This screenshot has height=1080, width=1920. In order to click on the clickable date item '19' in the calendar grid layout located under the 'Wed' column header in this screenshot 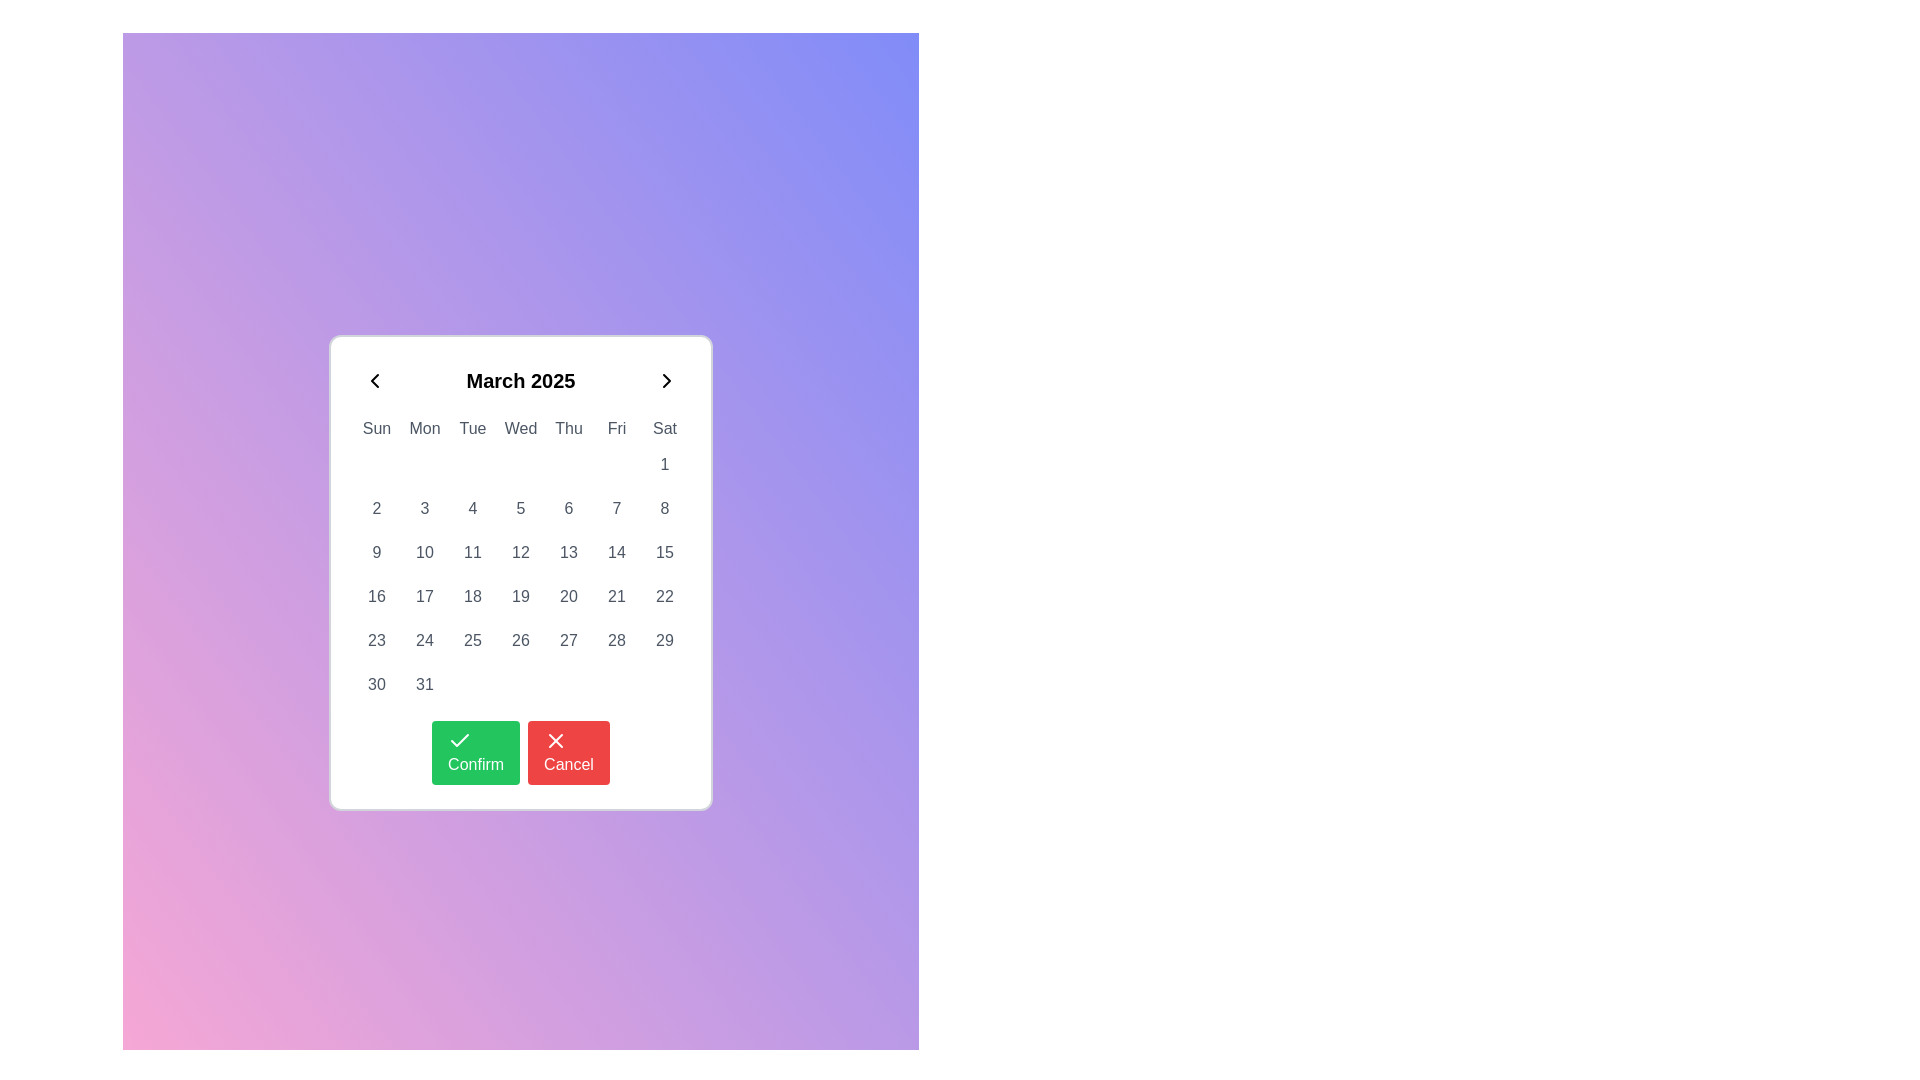, I will do `click(521, 596)`.